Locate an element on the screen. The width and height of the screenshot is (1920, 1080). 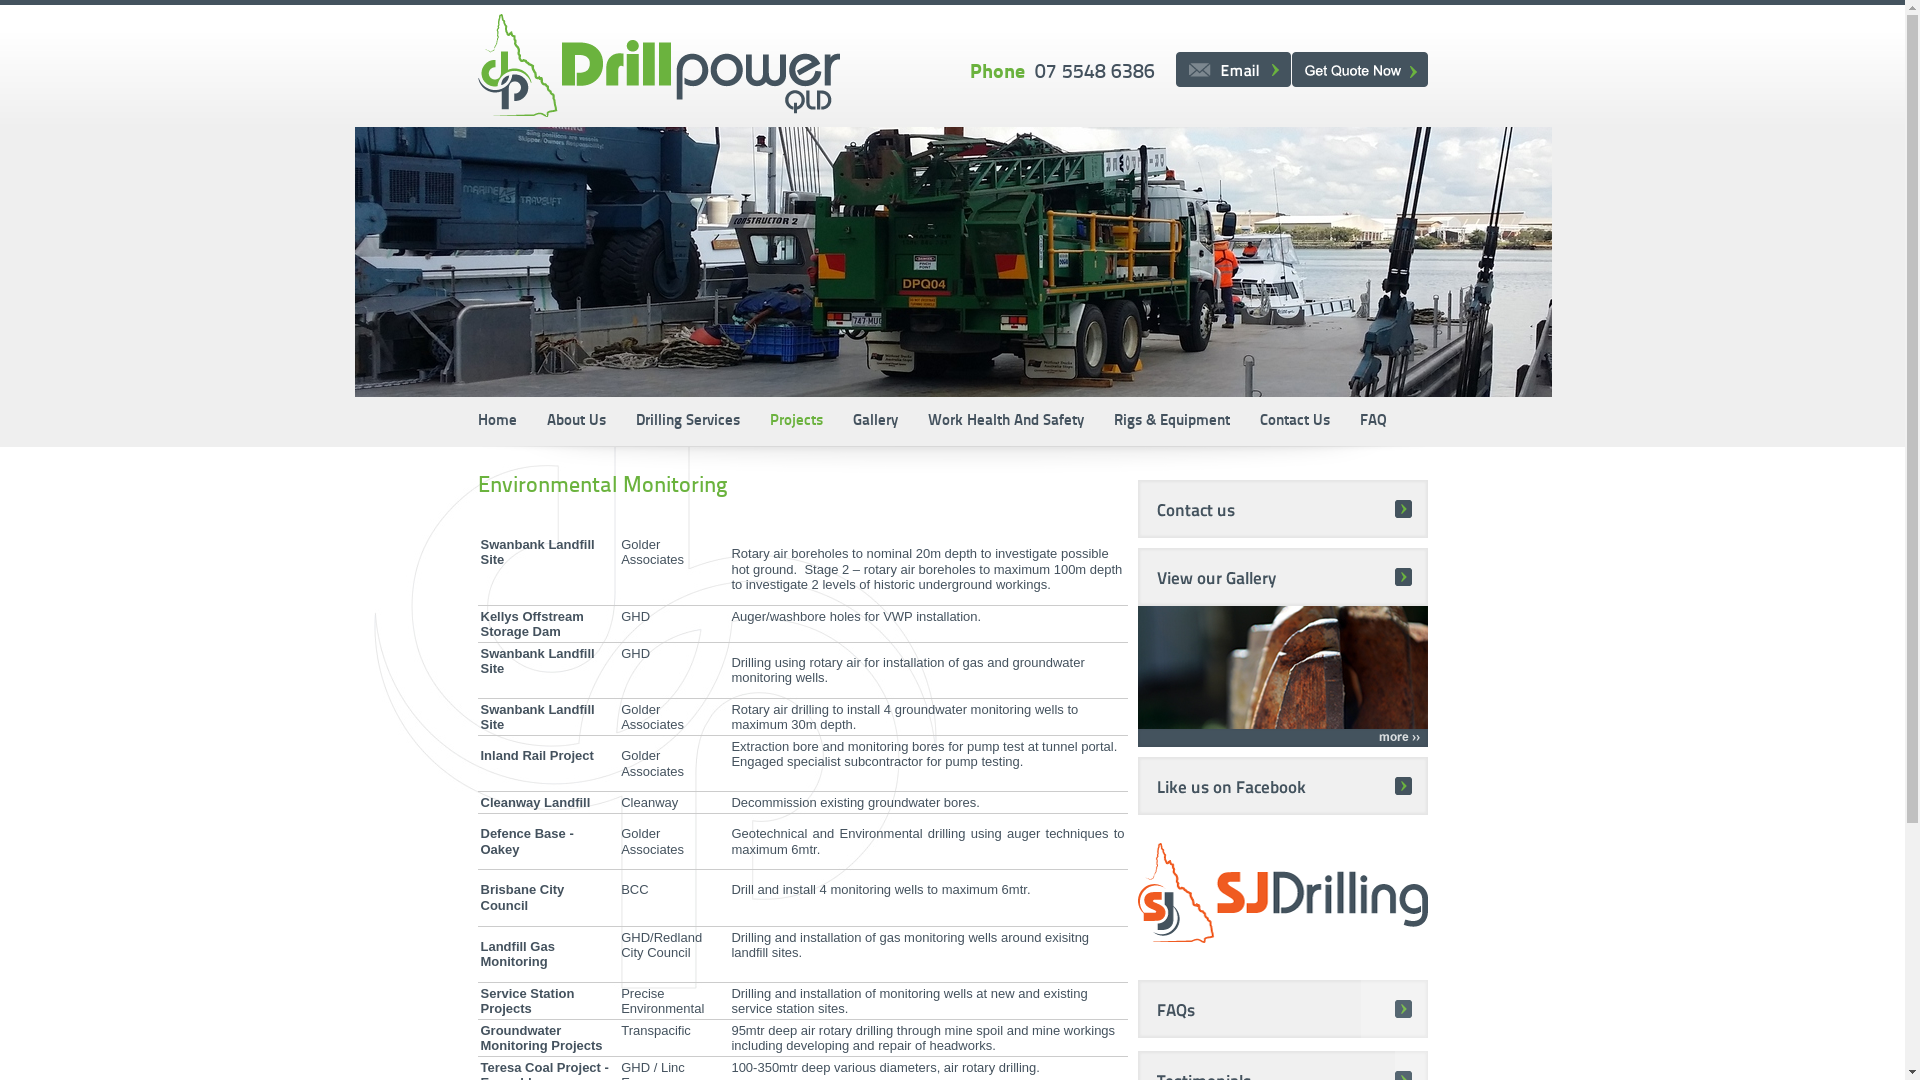
'Home' is located at coordinates (504, 420).